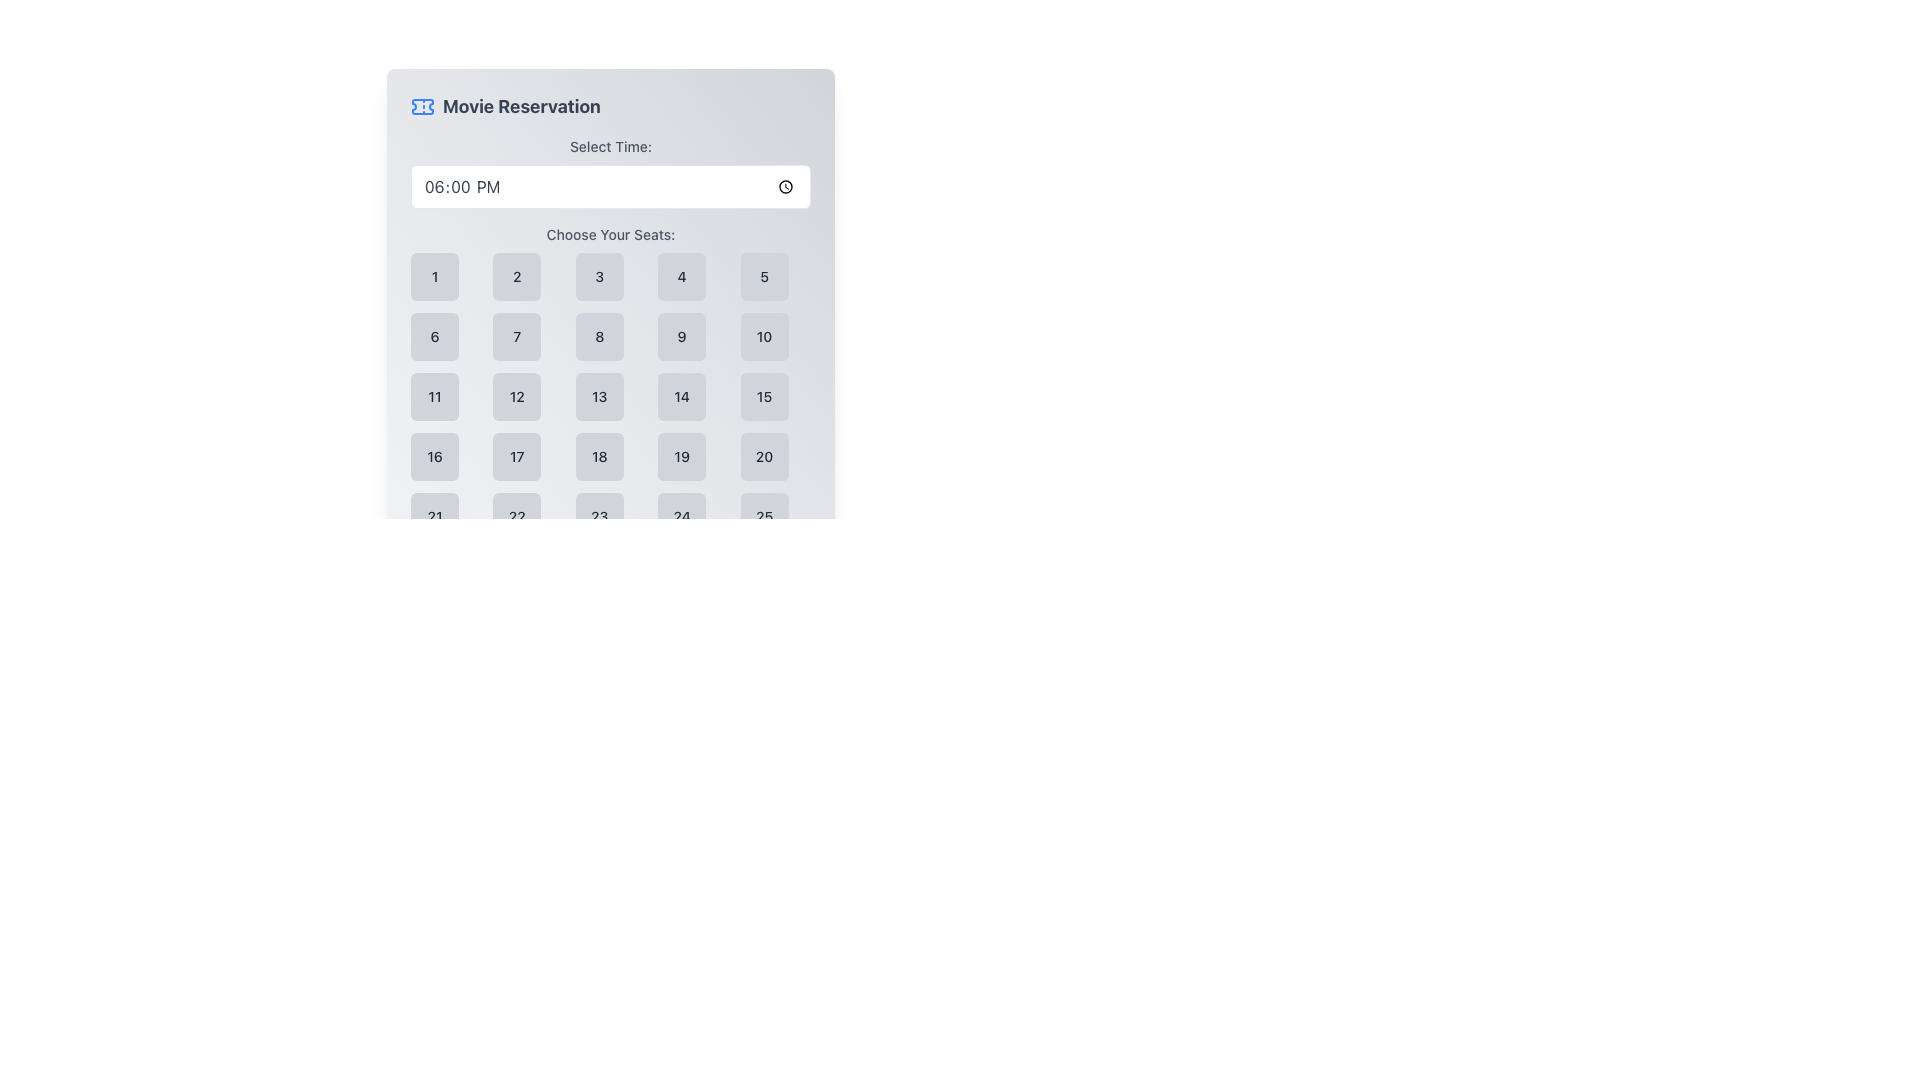 This screenshot has height=1080, width=1920. I want to click on the button labeled '9' in the second row, fourth column of the grid within the 'Choose Your Seats:' section, so click(682, 335).